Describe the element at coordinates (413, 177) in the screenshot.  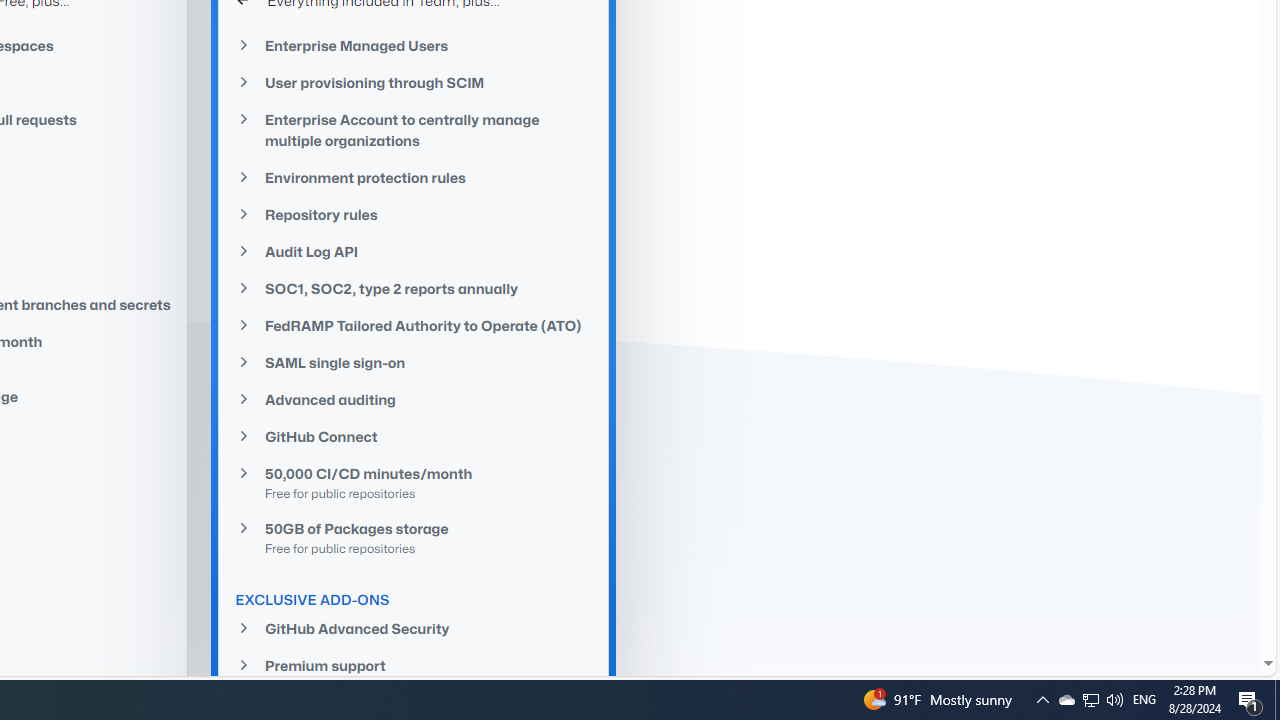
I see `'Environment protection rules'` at that location.